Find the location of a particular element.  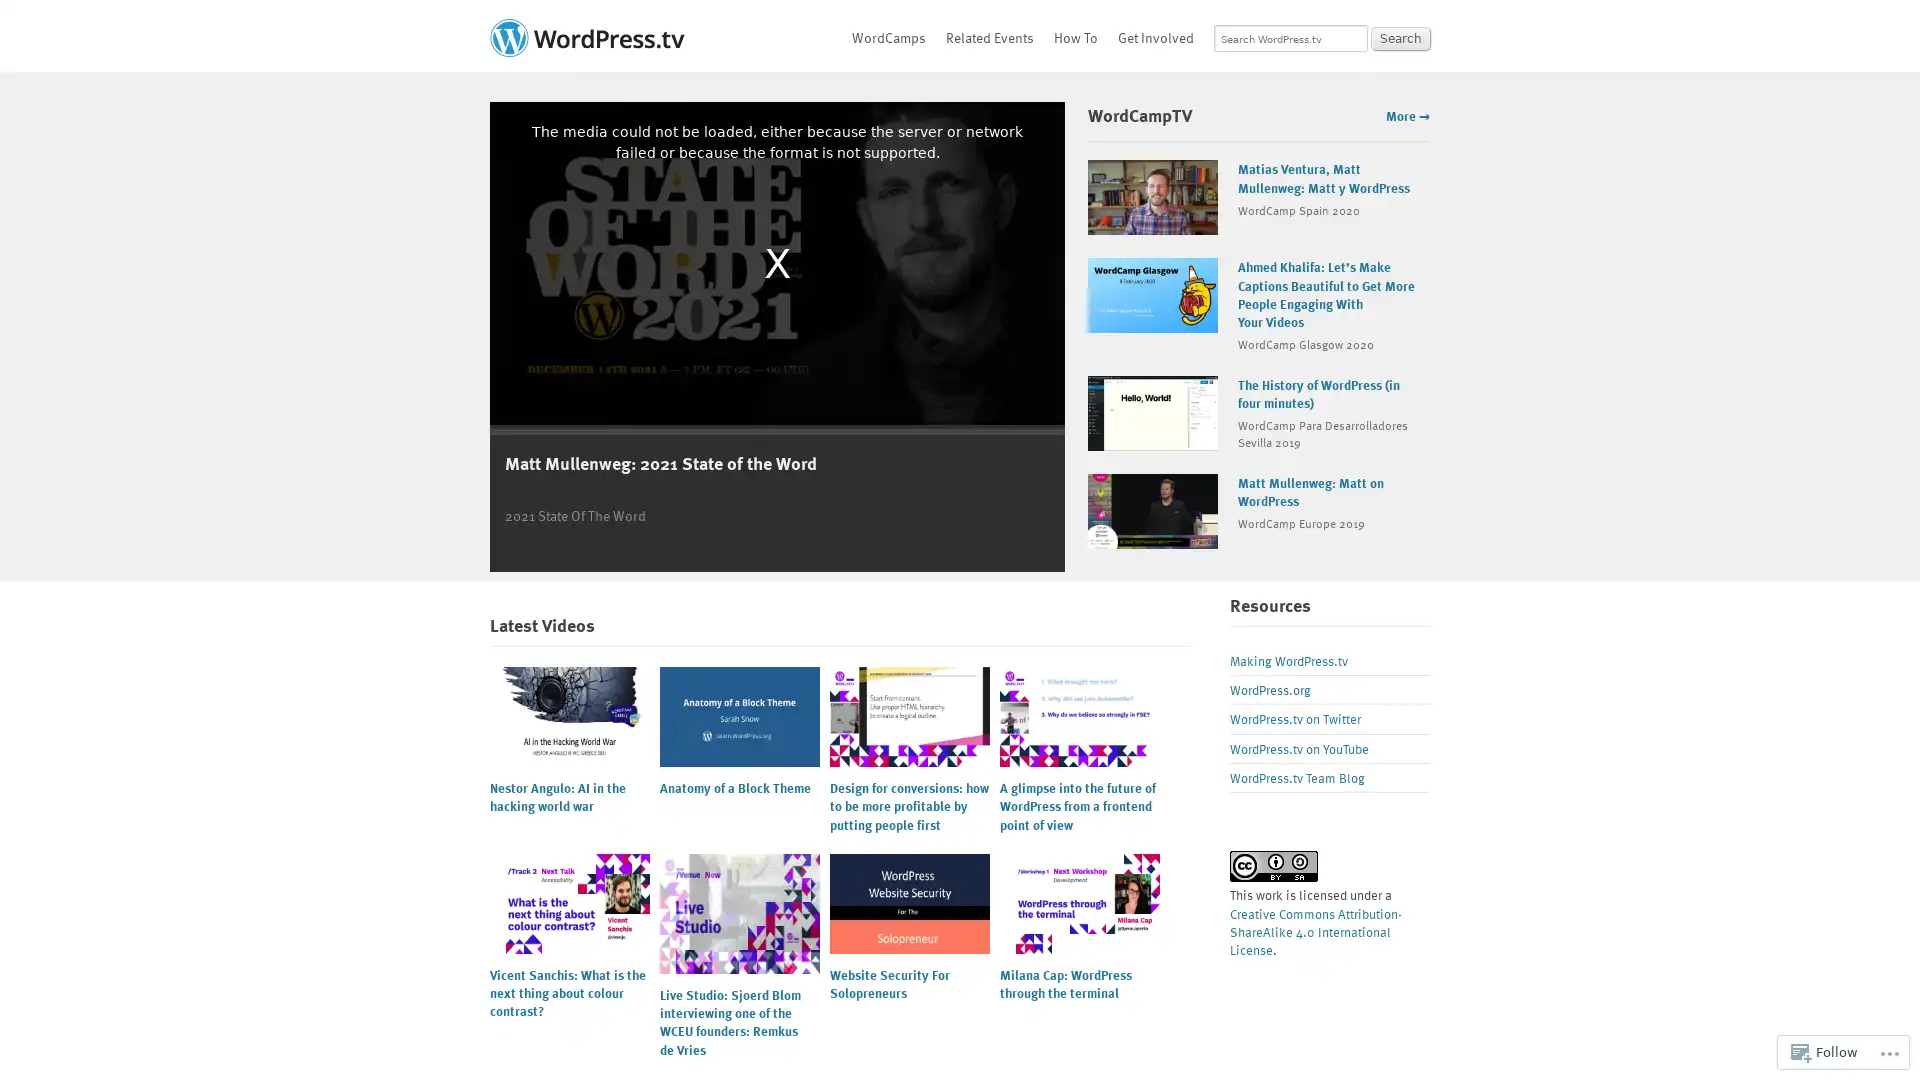

Search is located at coordinates (1400, 38).